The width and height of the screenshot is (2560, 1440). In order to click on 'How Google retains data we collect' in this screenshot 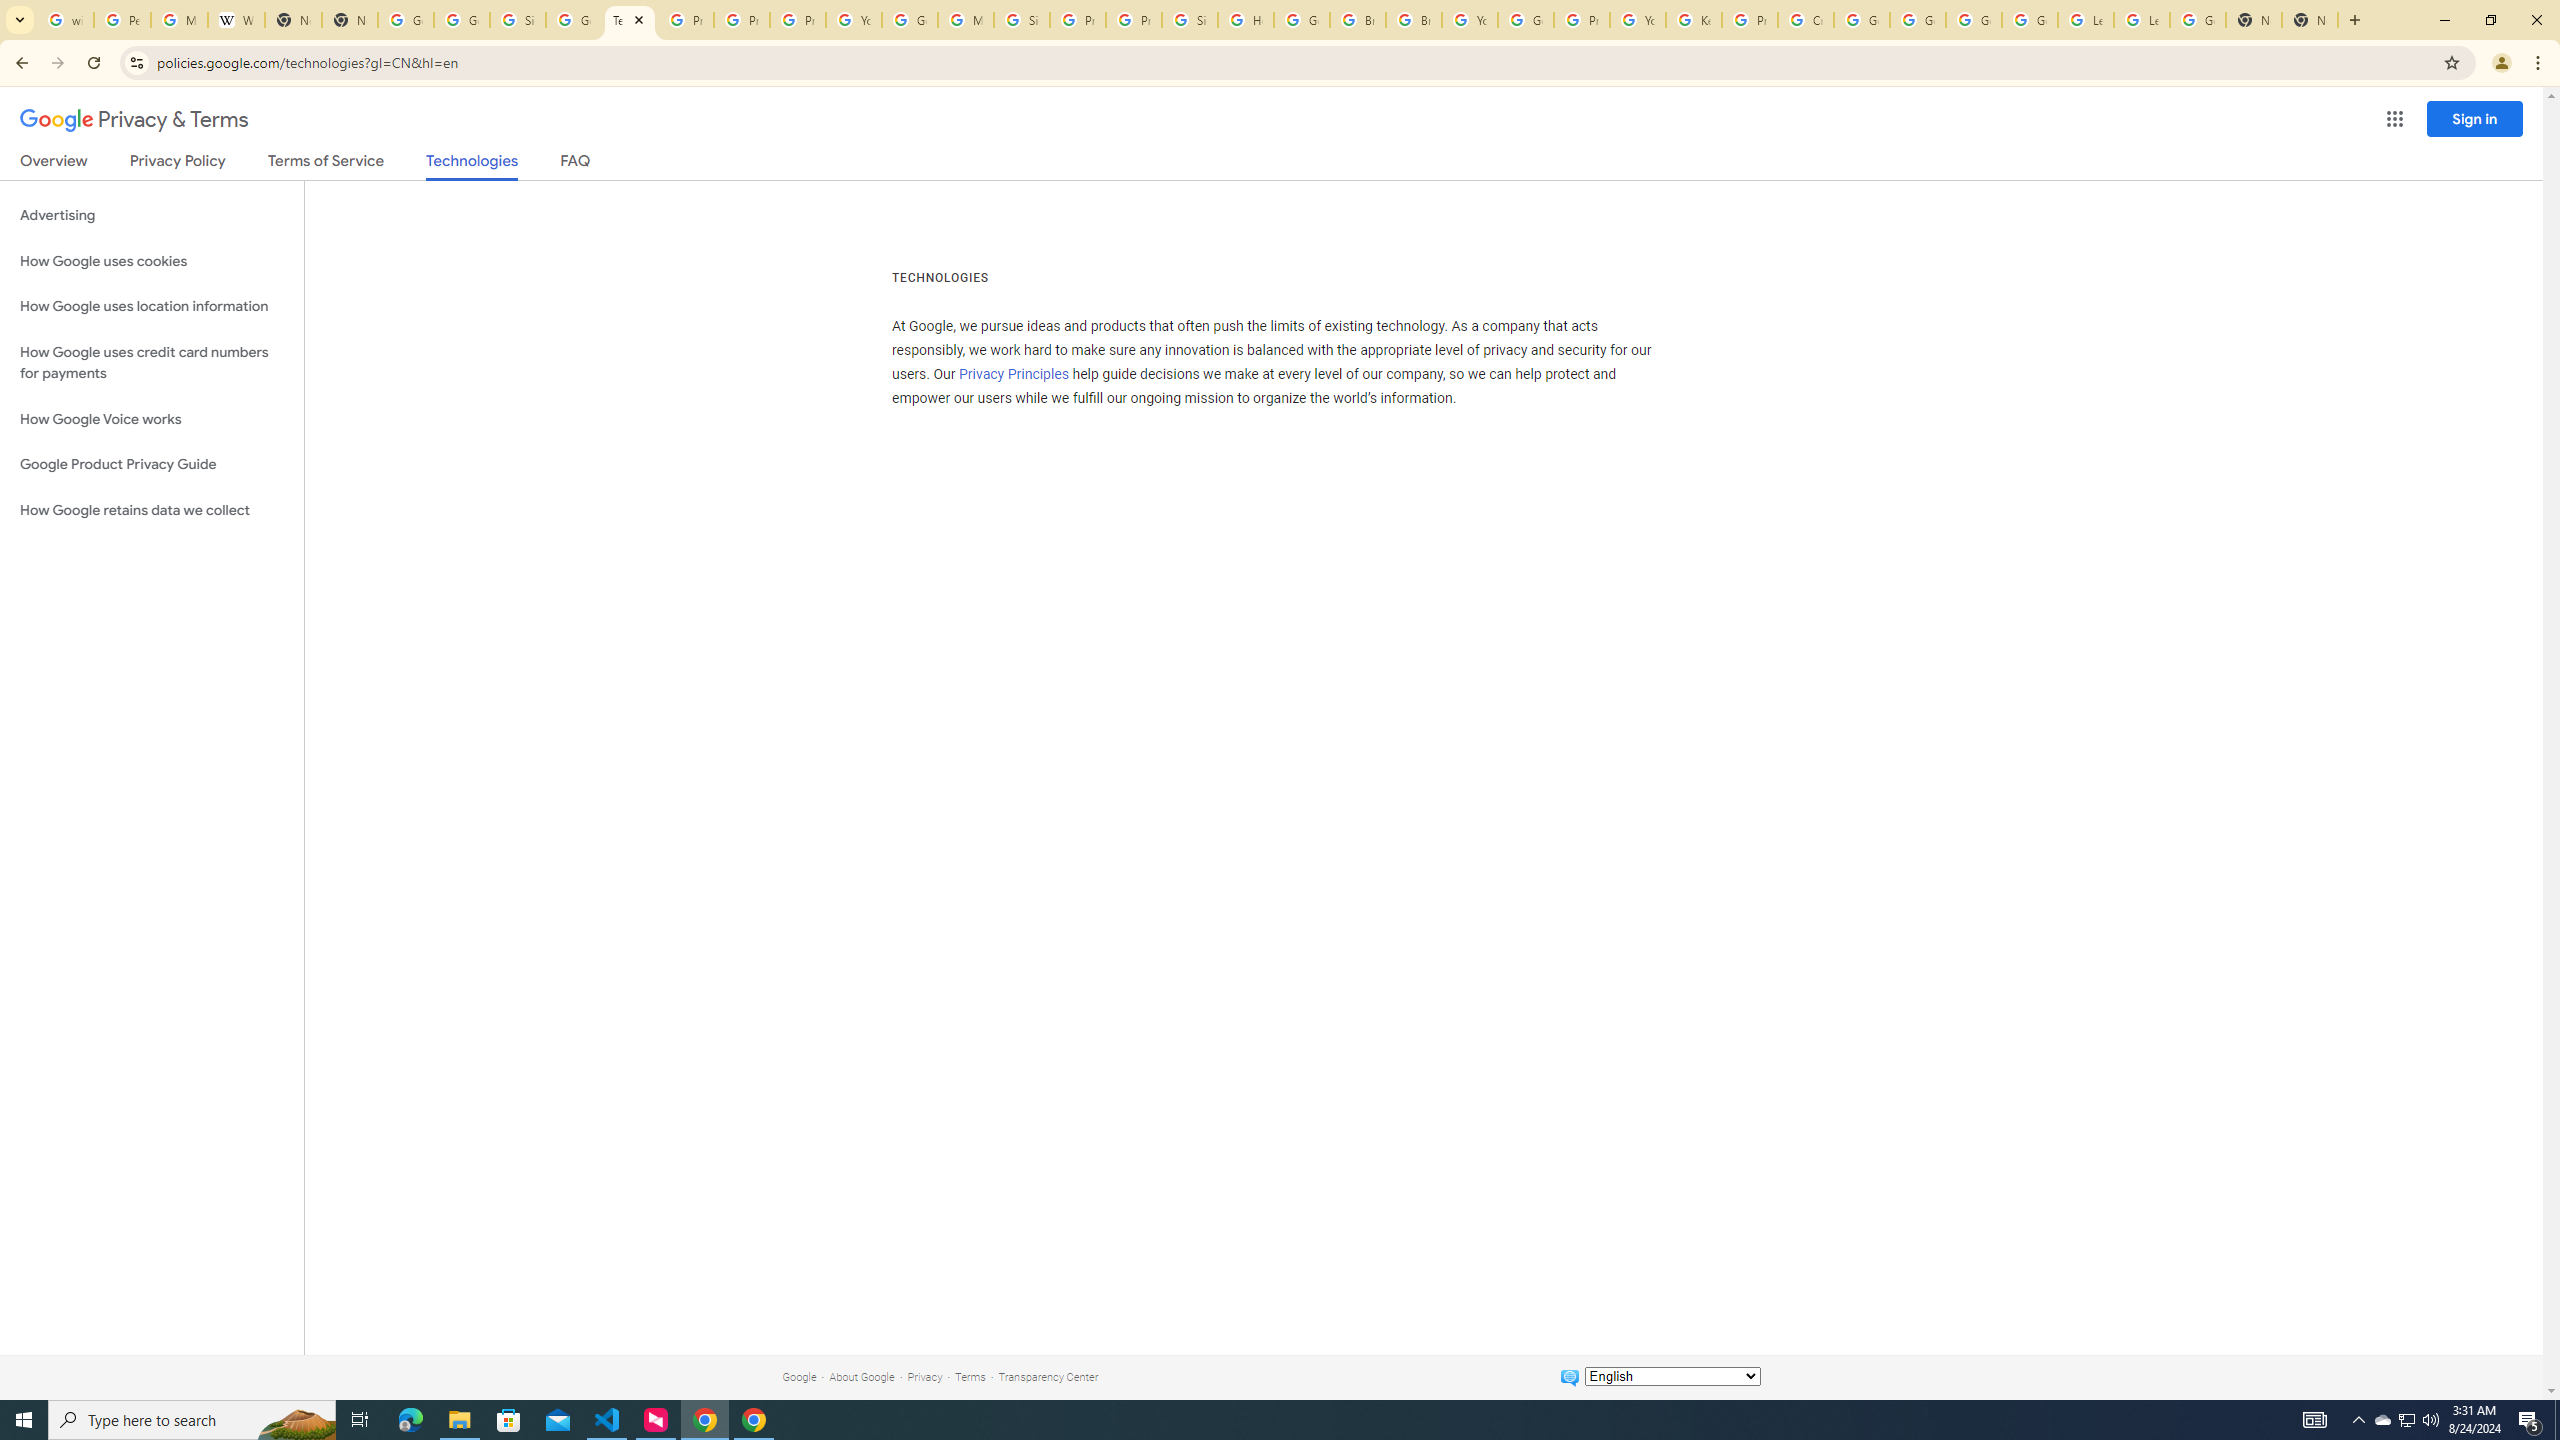, I will do `click(151, 509)`.